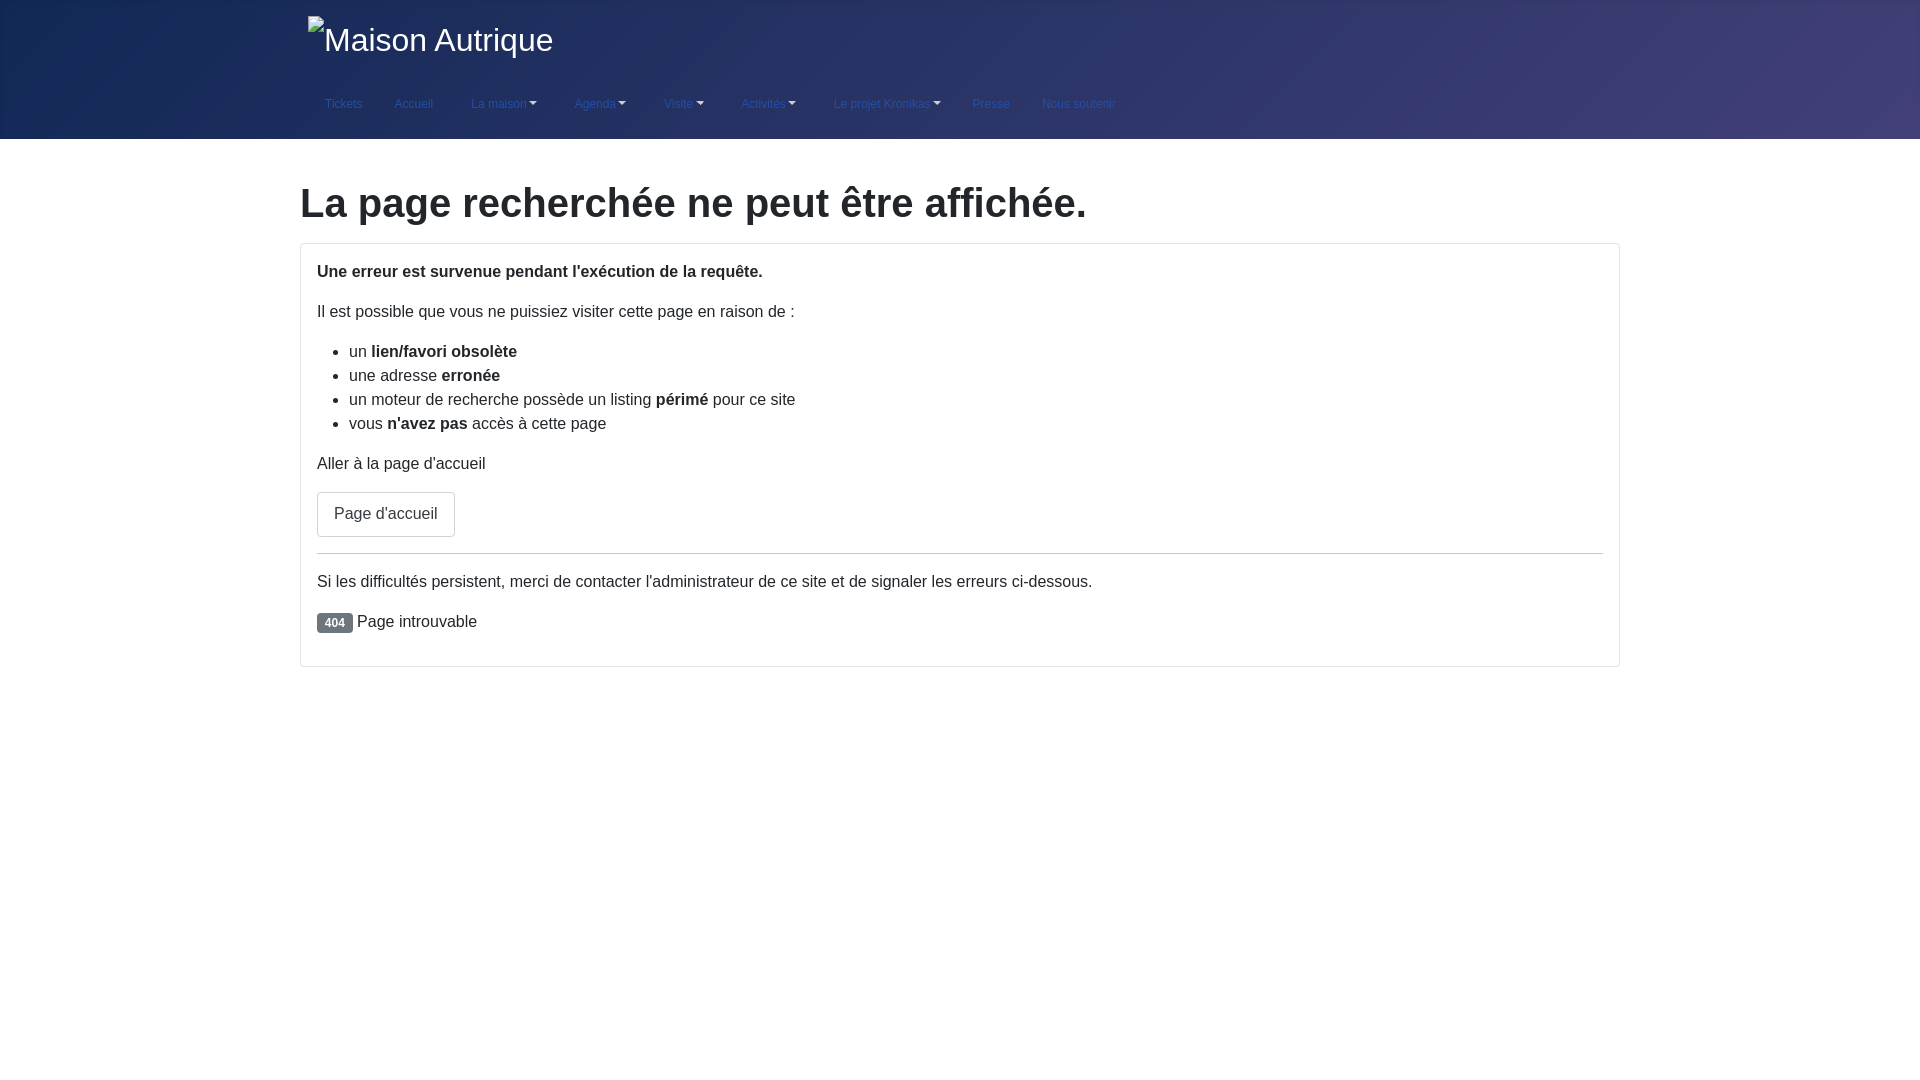 This screenshot has height=1080, width=1920. Describe the element at coordinates (679, 104) in the screenshot. I see `'Visite'` at that location.